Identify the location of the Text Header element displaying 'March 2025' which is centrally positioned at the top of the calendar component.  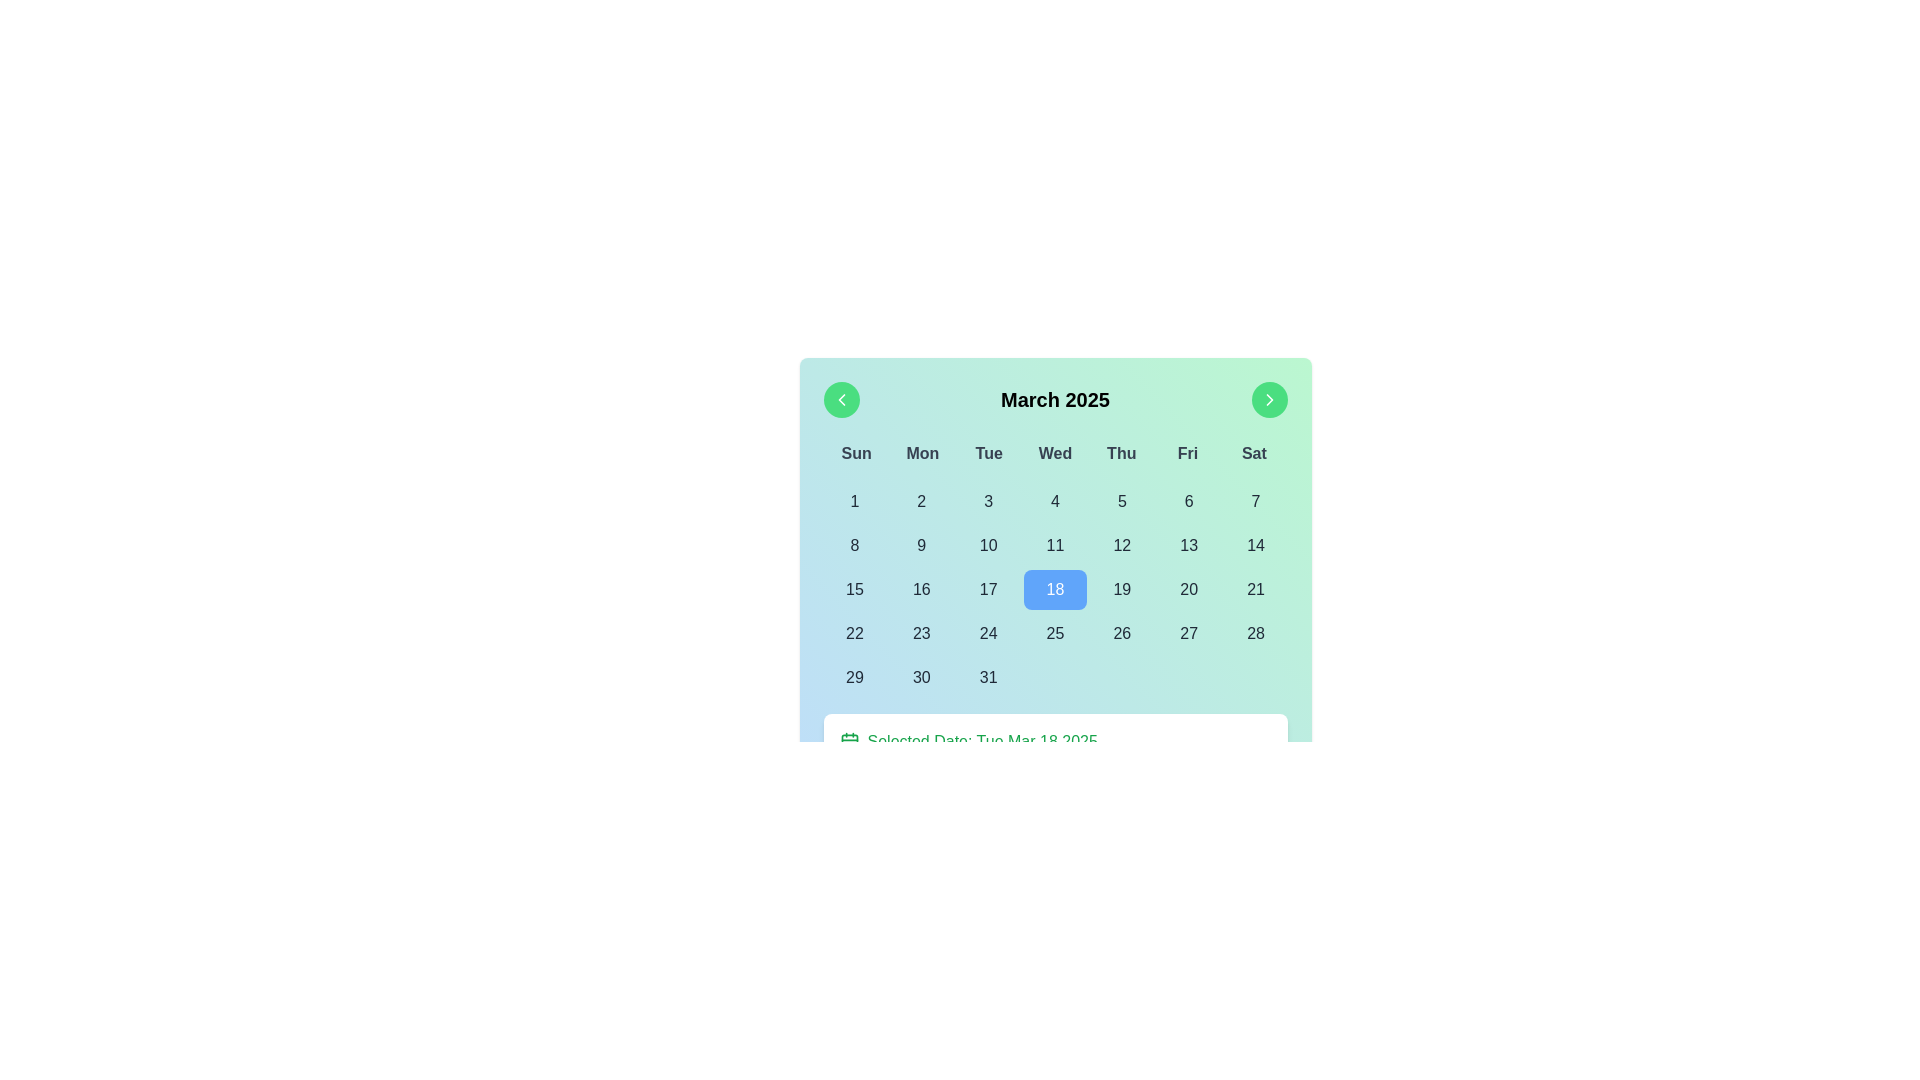
(1054, 400).